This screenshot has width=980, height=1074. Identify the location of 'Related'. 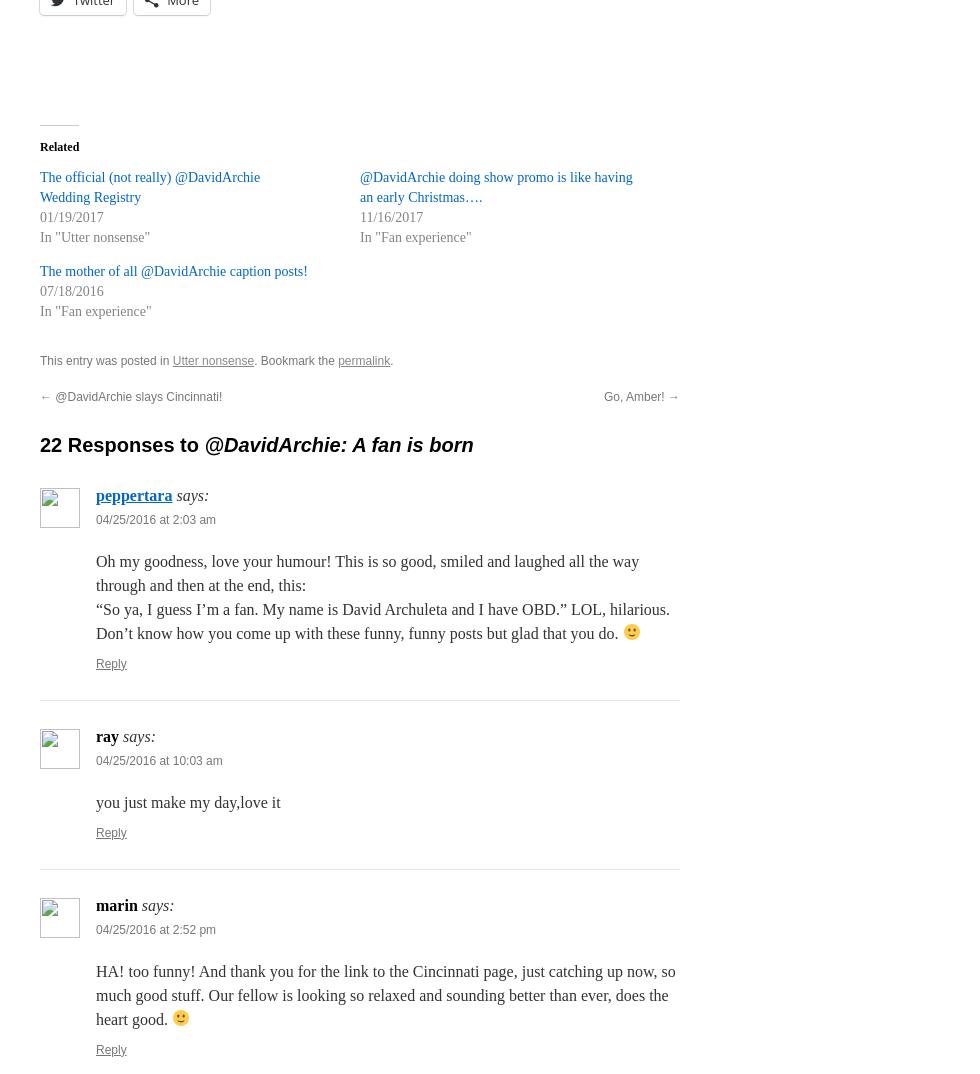
(59, 144).